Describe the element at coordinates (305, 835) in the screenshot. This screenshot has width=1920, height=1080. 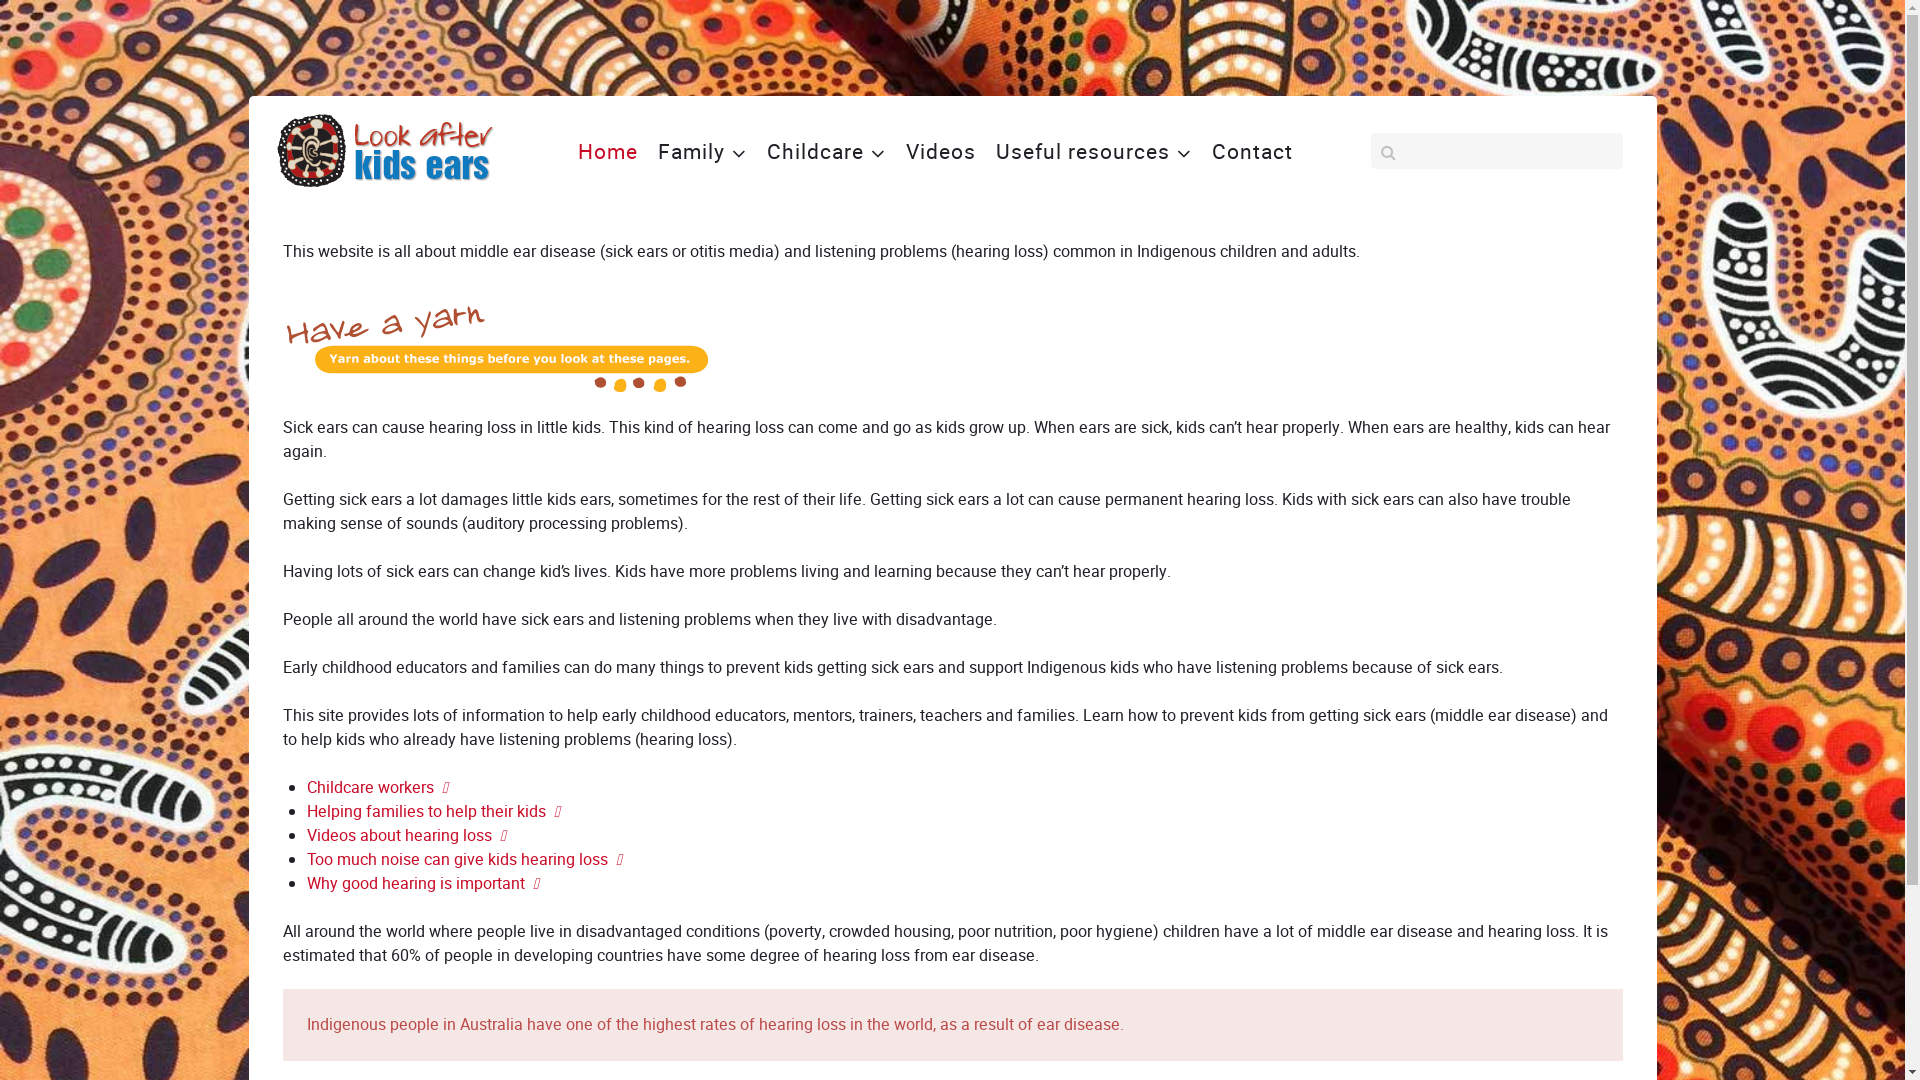
I see `'Videos about hearing loss'` at that location.